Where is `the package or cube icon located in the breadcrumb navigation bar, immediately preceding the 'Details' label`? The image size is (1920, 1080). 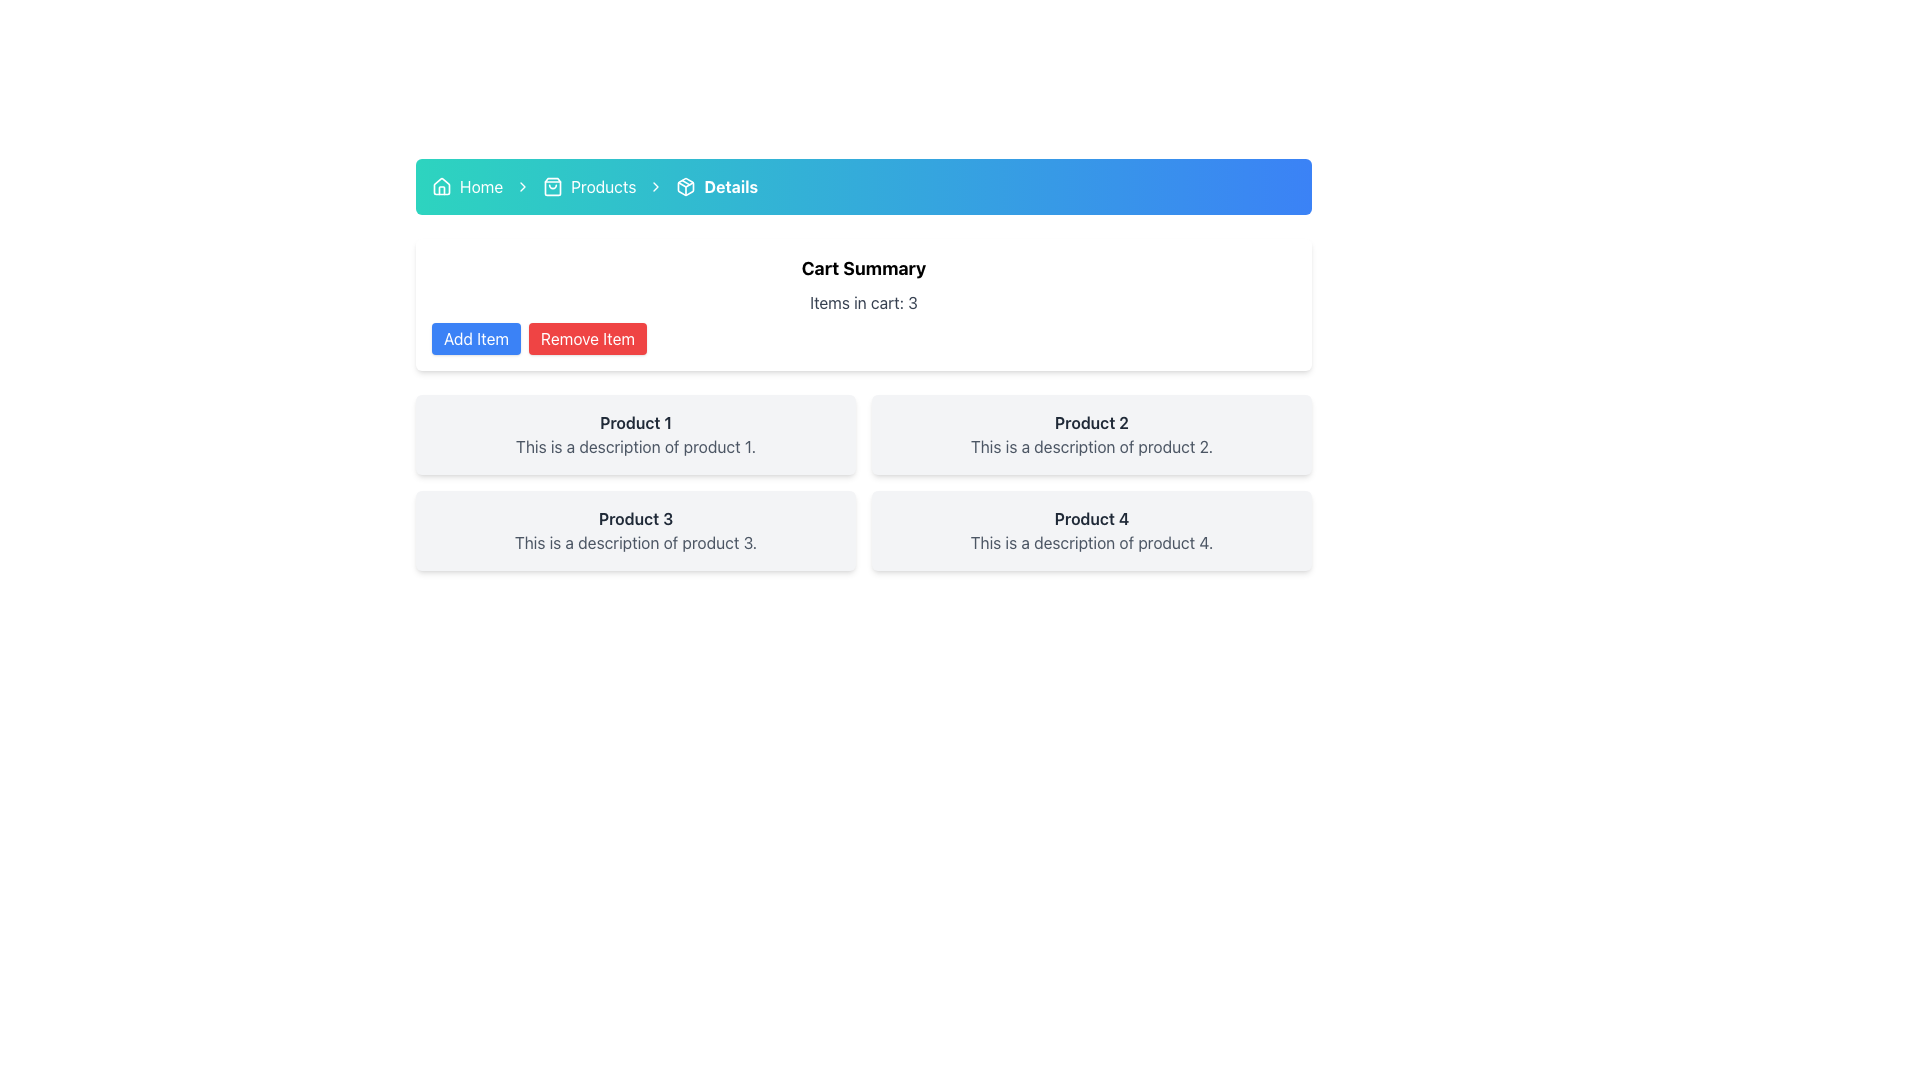
the package or cube icon located in the breadcrumb navigation bar, immediately preceding the 'Details' label is located at coordinates (686, 186).